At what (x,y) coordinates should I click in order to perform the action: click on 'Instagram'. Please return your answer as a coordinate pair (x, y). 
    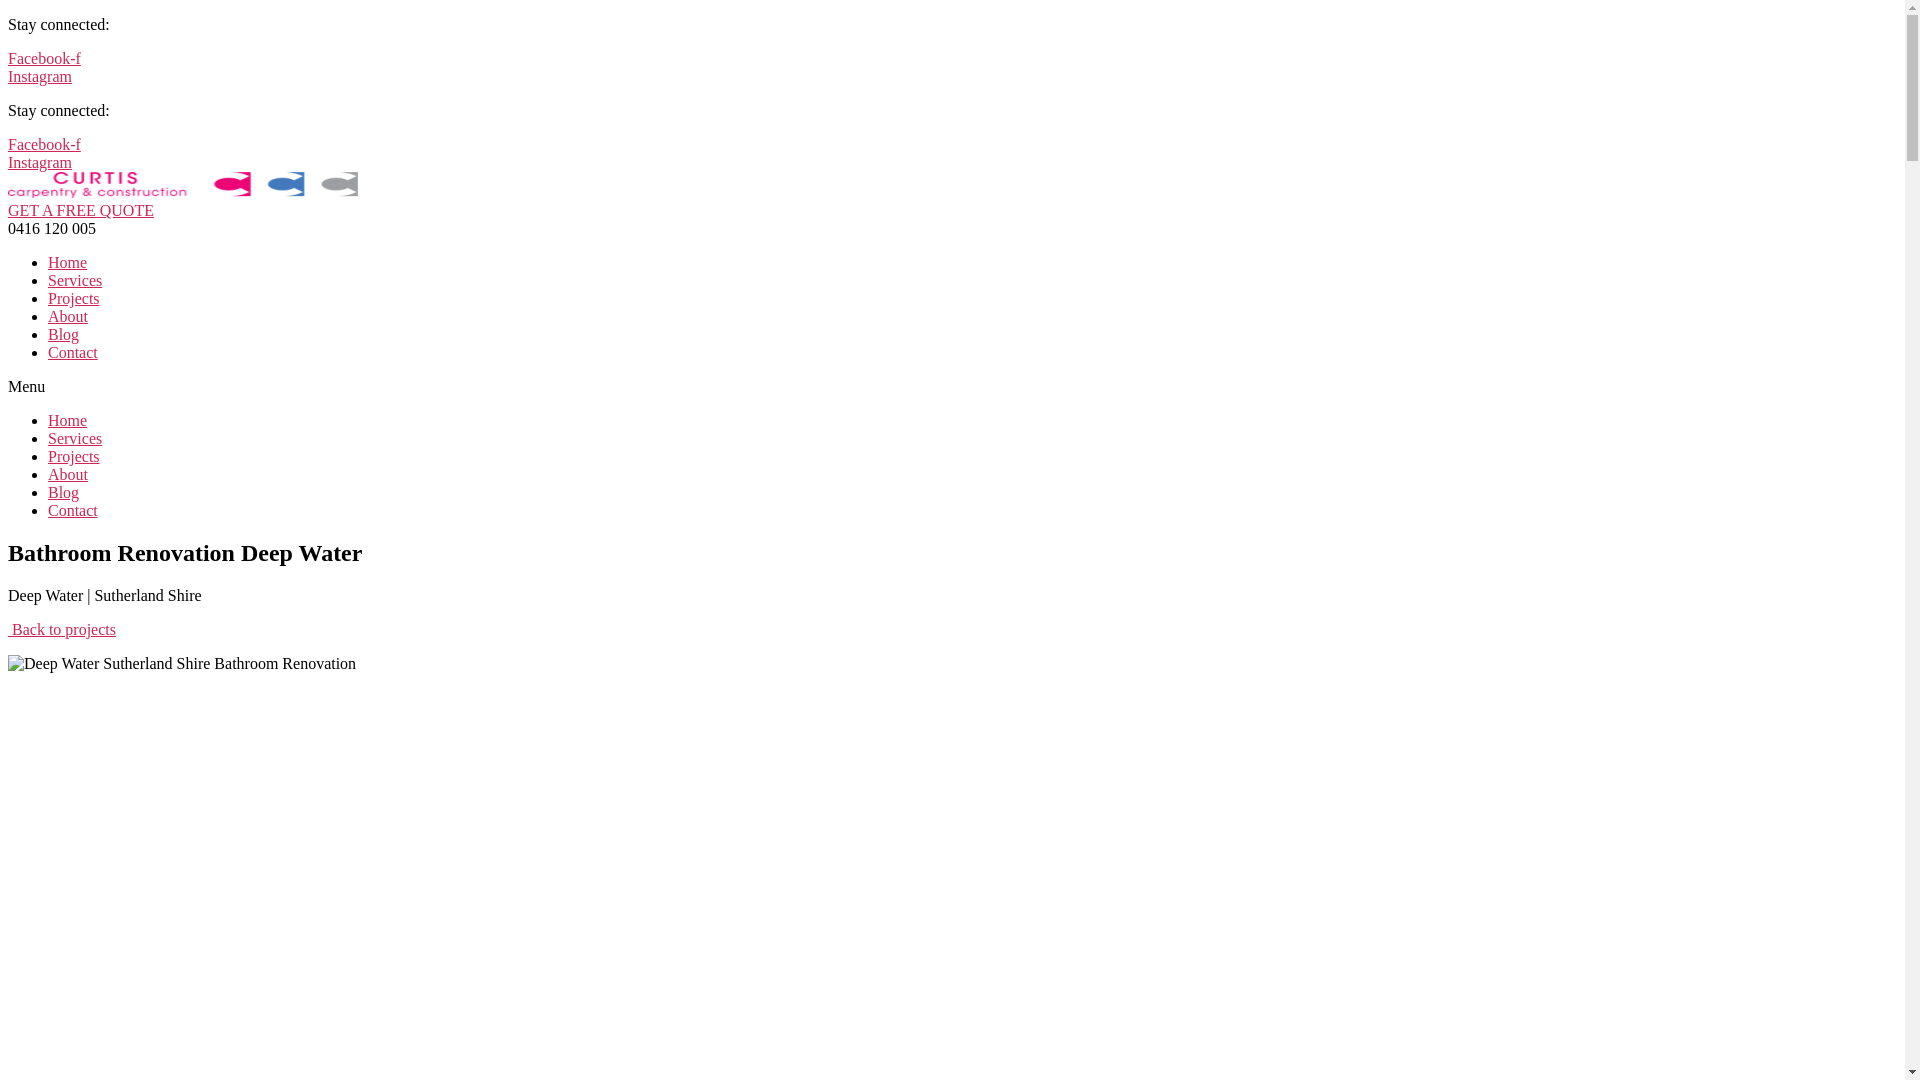
    Looking at the image, I should click on (39, 161).